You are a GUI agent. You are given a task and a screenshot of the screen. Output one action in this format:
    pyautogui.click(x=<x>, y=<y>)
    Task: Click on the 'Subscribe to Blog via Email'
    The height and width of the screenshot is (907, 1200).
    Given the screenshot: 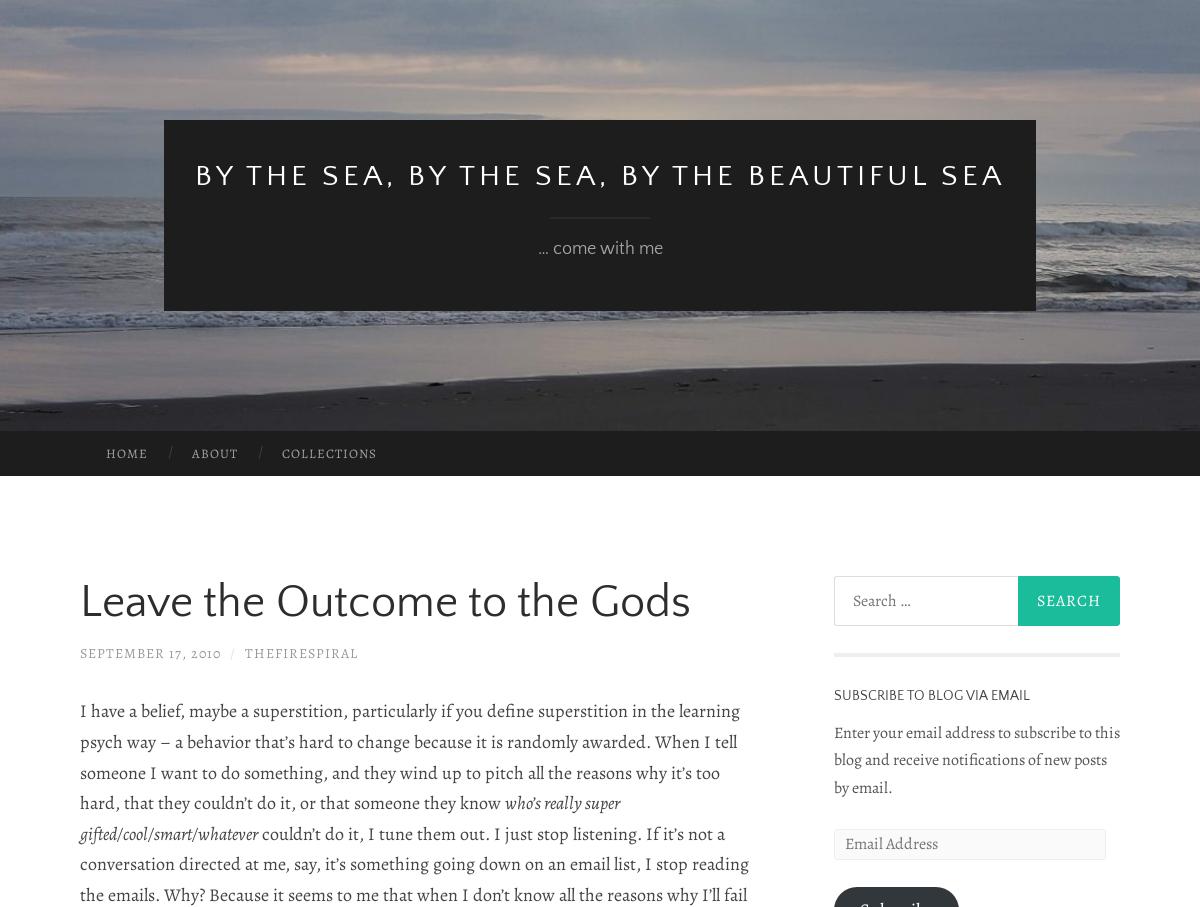 What is the action you would take?
    pyautogui.click(x=832, y=694)
    